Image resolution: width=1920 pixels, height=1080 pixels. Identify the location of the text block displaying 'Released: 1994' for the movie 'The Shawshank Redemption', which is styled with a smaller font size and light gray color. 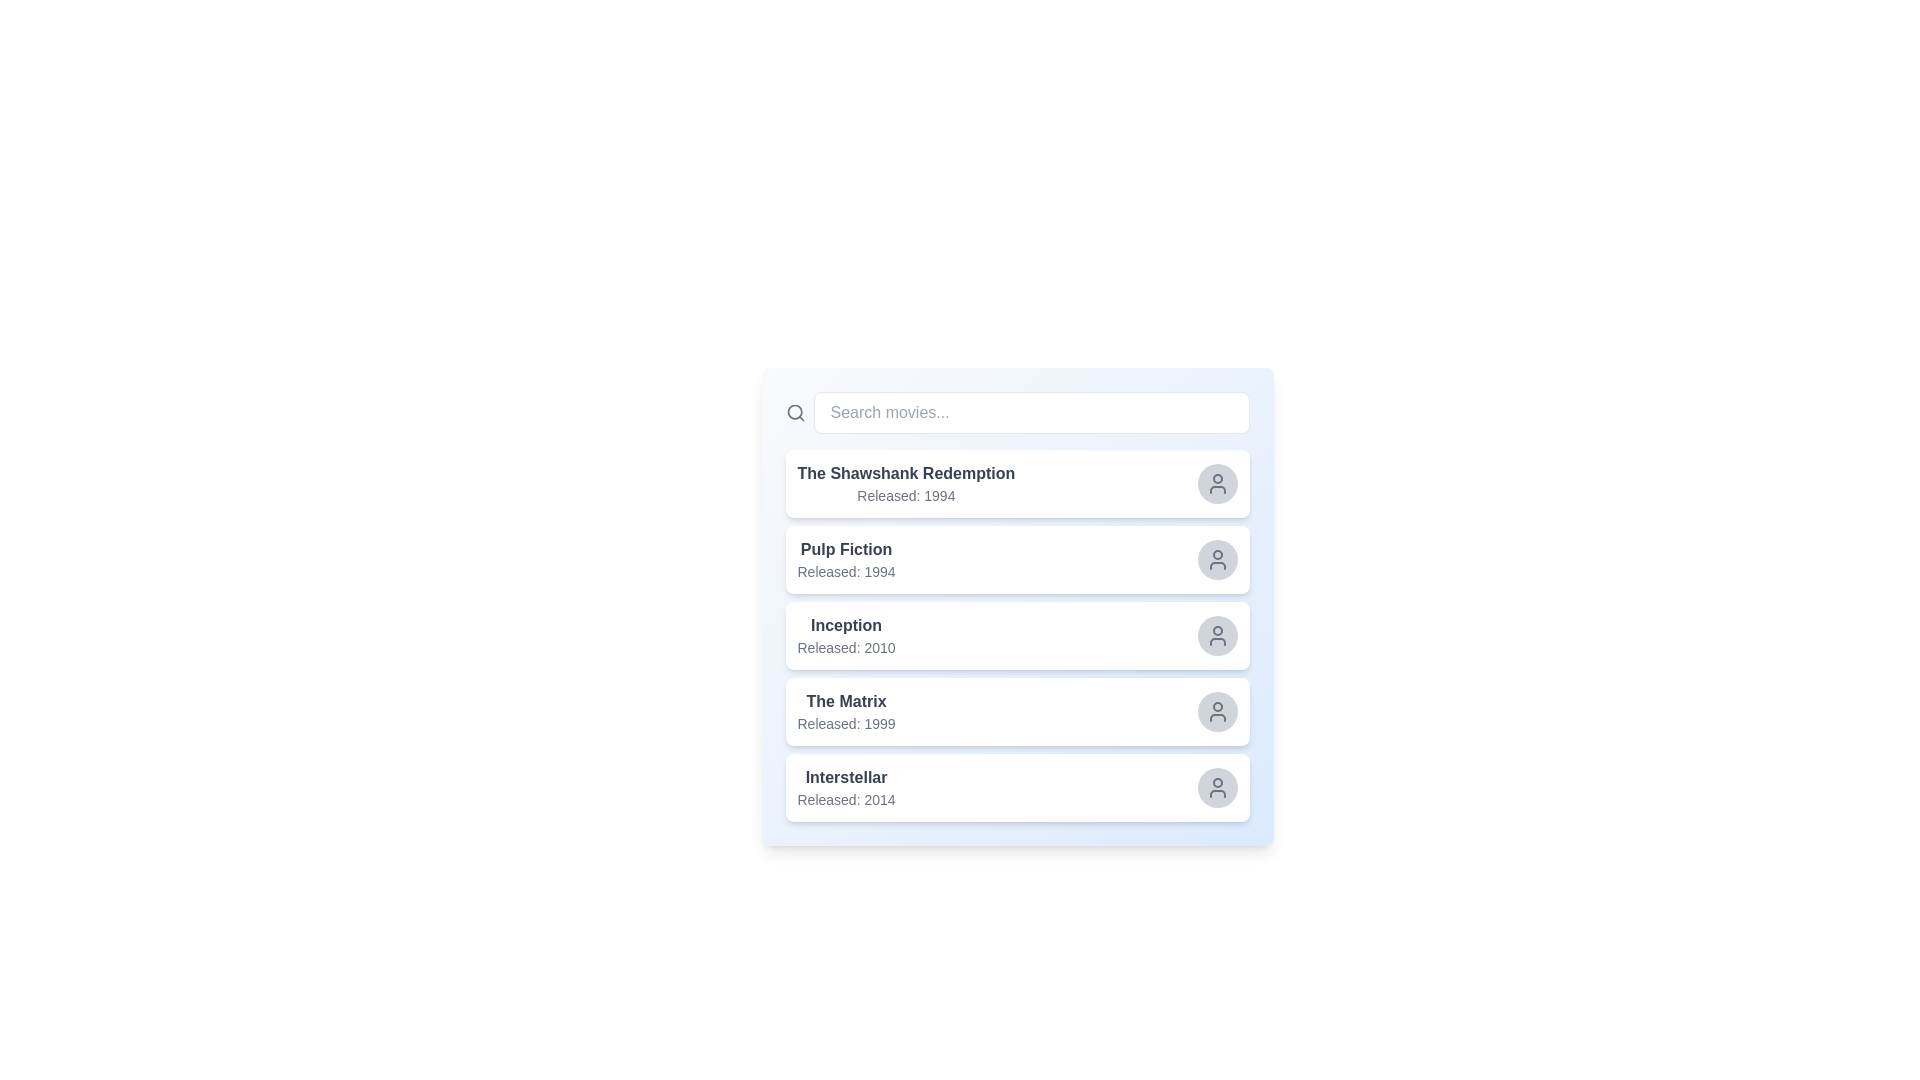
(905, 495).